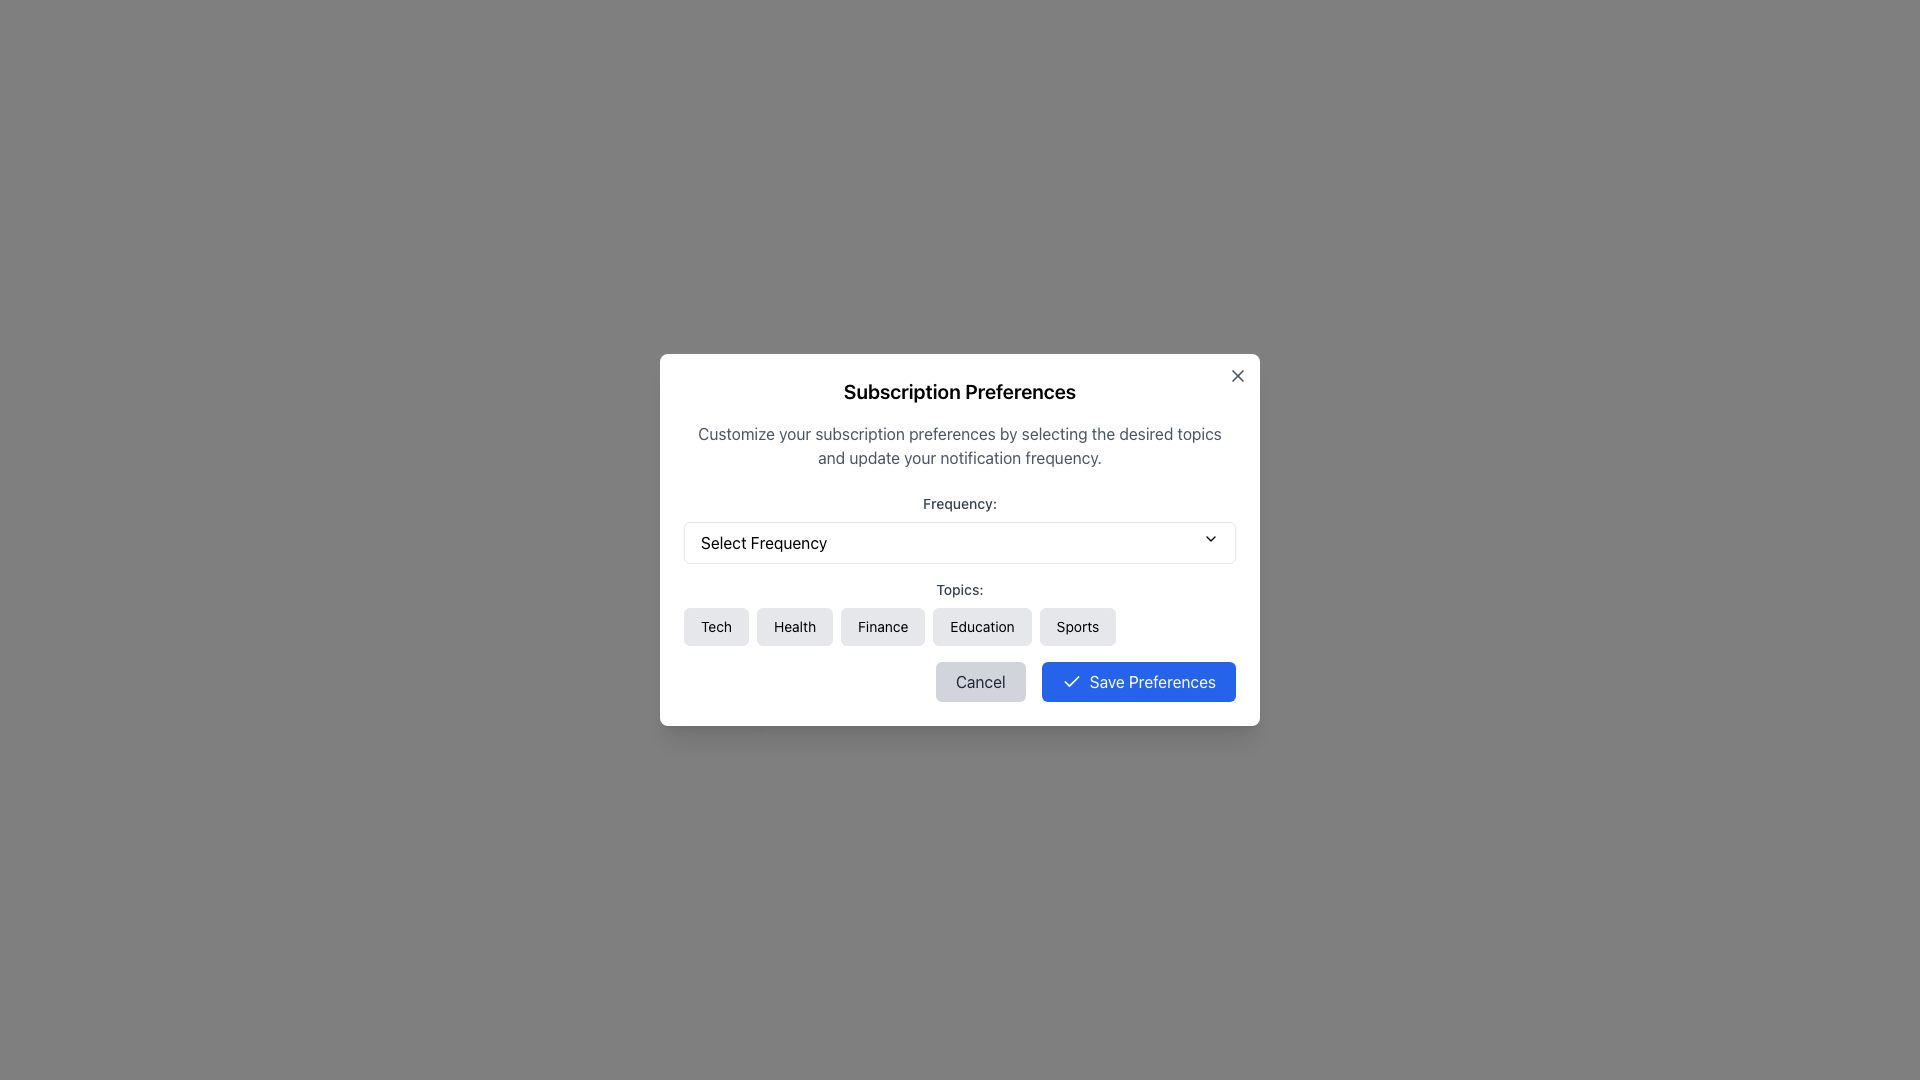  I want to click on the fourth button in the row representing the 'Education' topic, so click(982, 626).